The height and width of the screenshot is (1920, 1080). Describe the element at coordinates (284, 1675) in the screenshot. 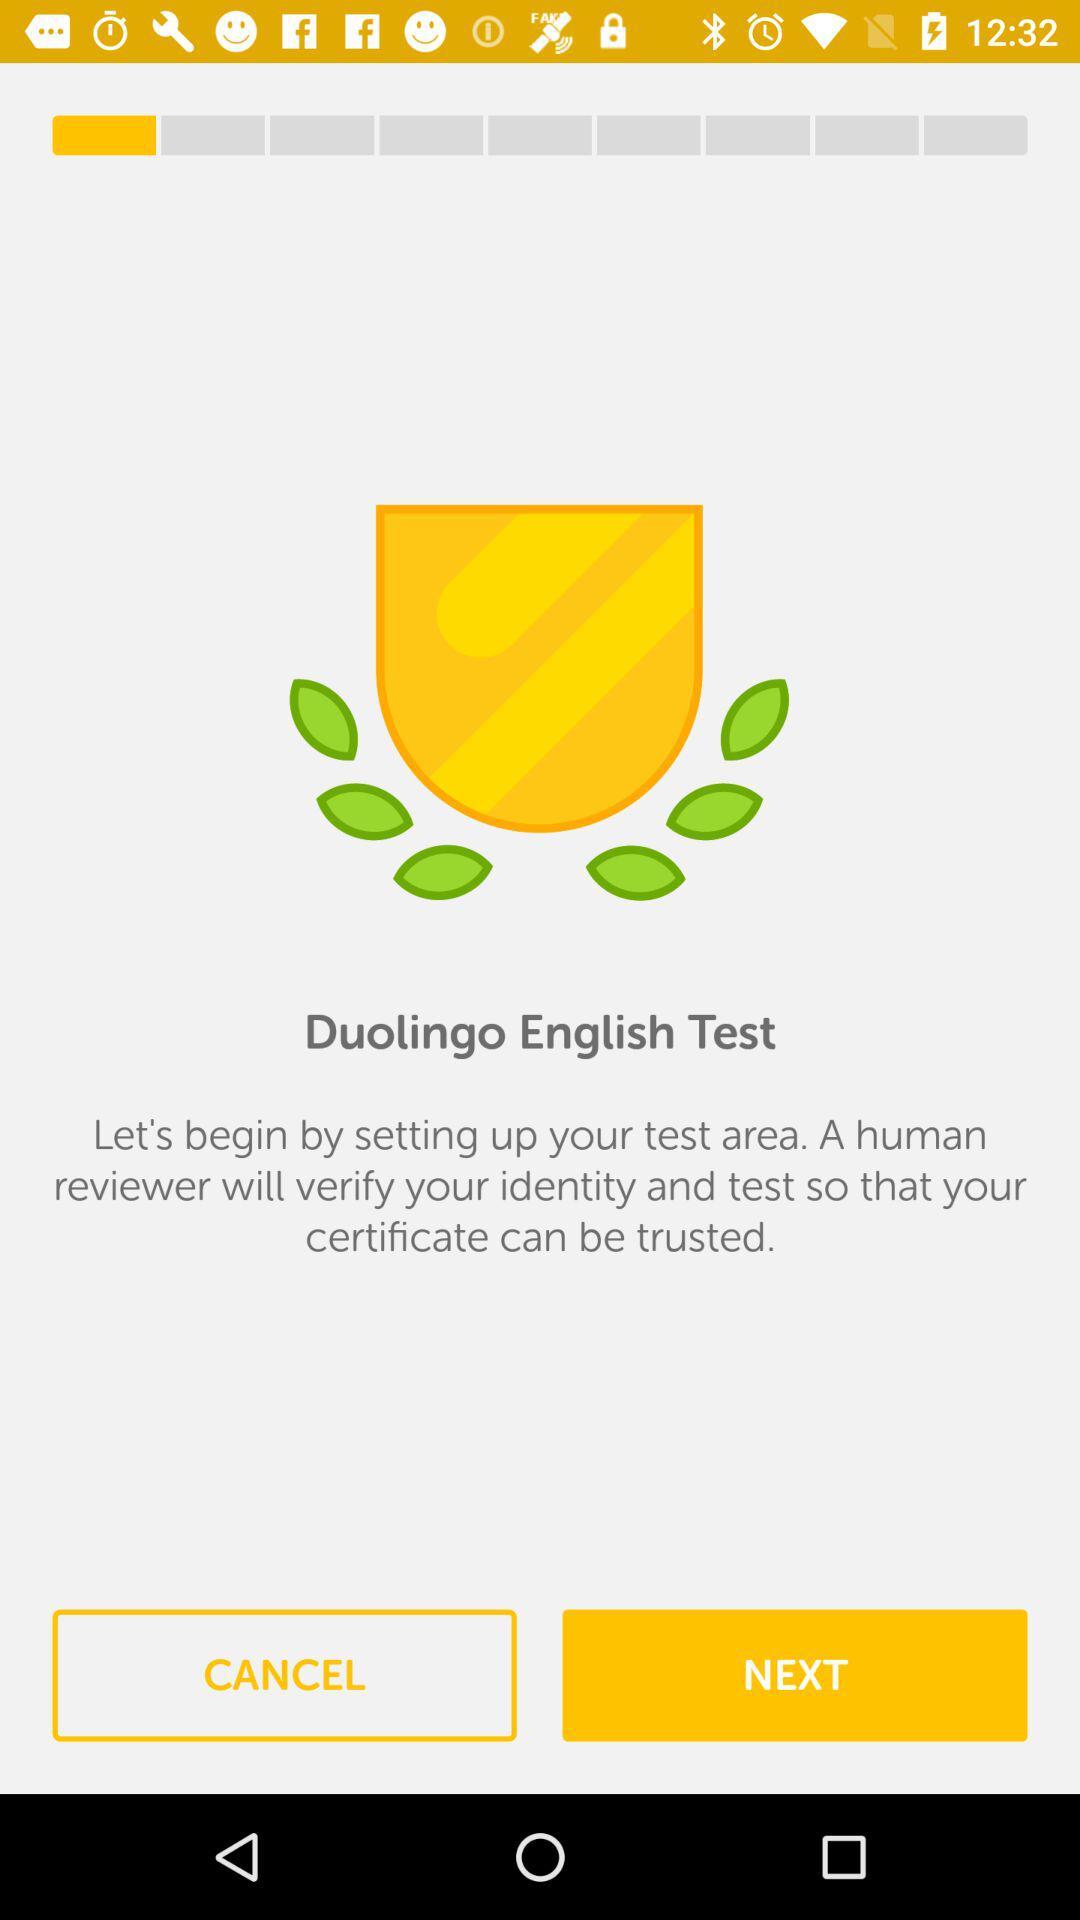

I see `item at the bottom left corner` at that location.